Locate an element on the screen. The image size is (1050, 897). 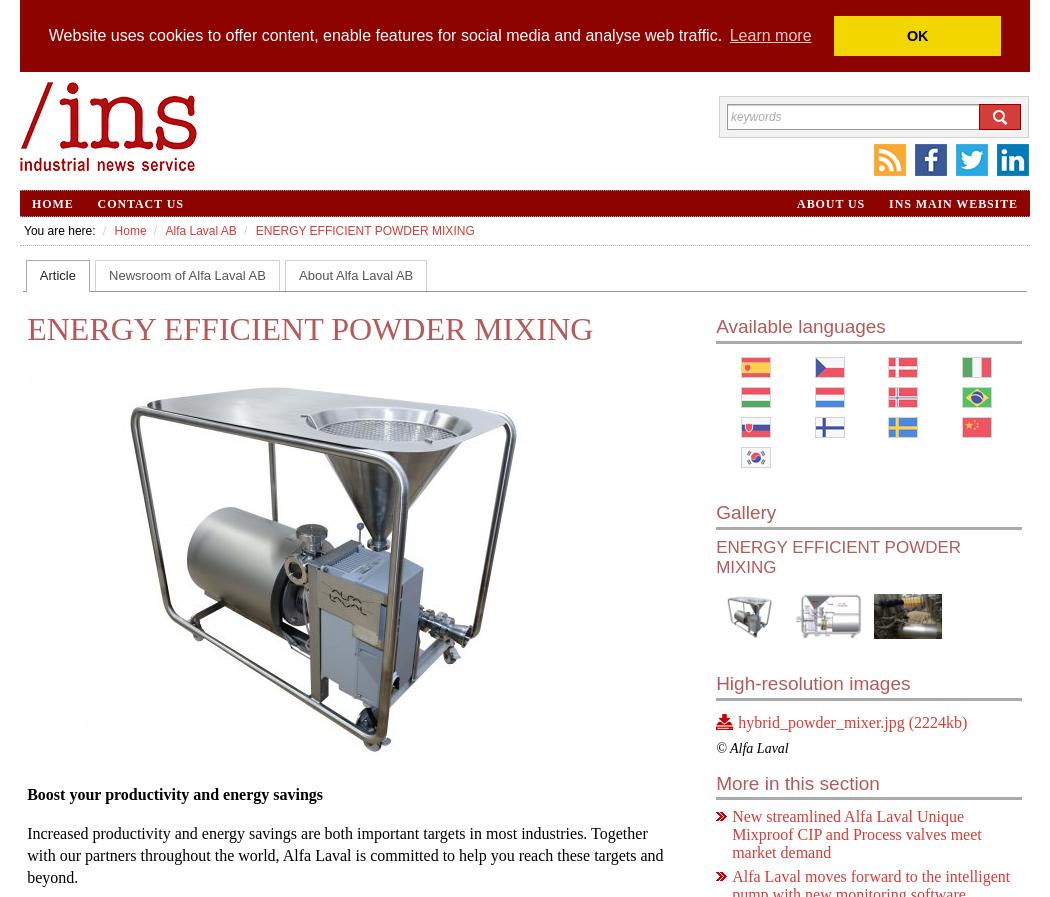
'New streamlined Alfa Laval Unique Mixproof CIP and Process valves meet market demand' is located at coordinates (856, 834).